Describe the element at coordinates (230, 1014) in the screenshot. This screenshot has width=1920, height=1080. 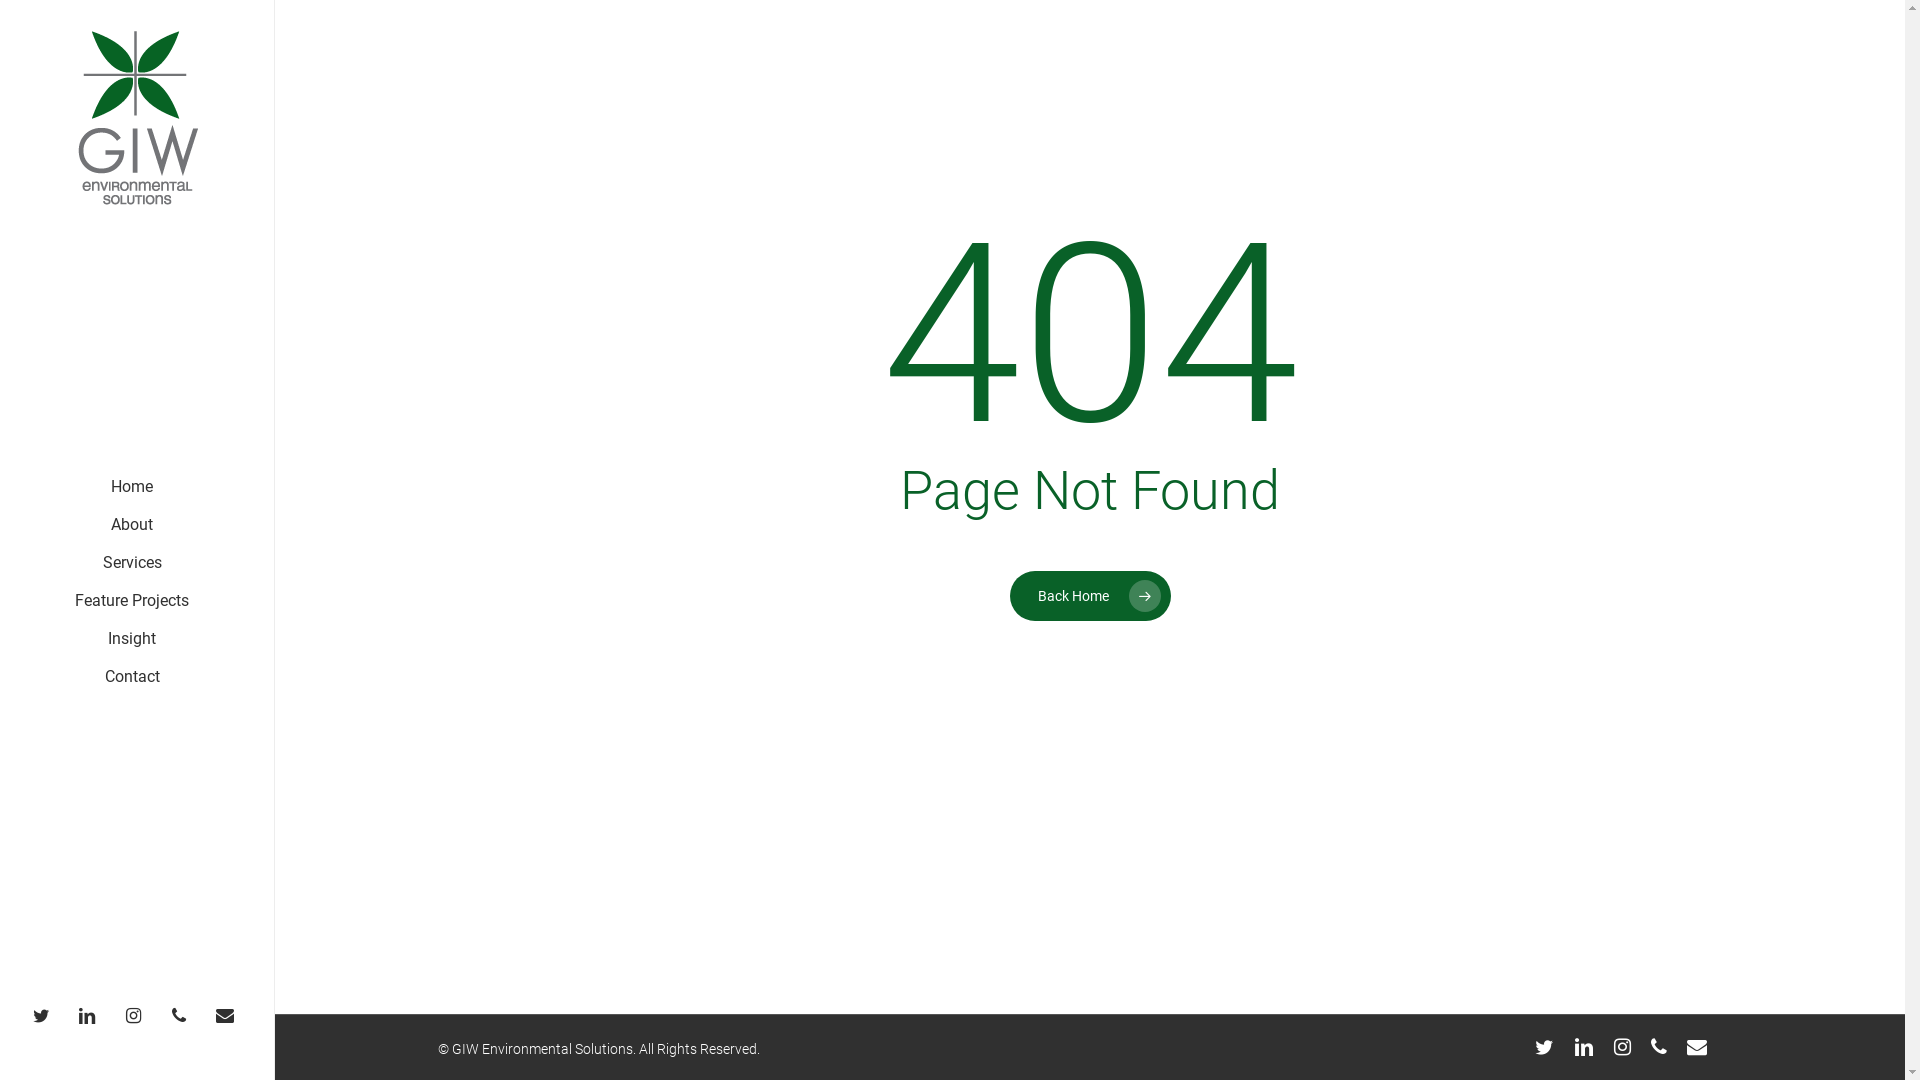
I see `'email'` at that location.